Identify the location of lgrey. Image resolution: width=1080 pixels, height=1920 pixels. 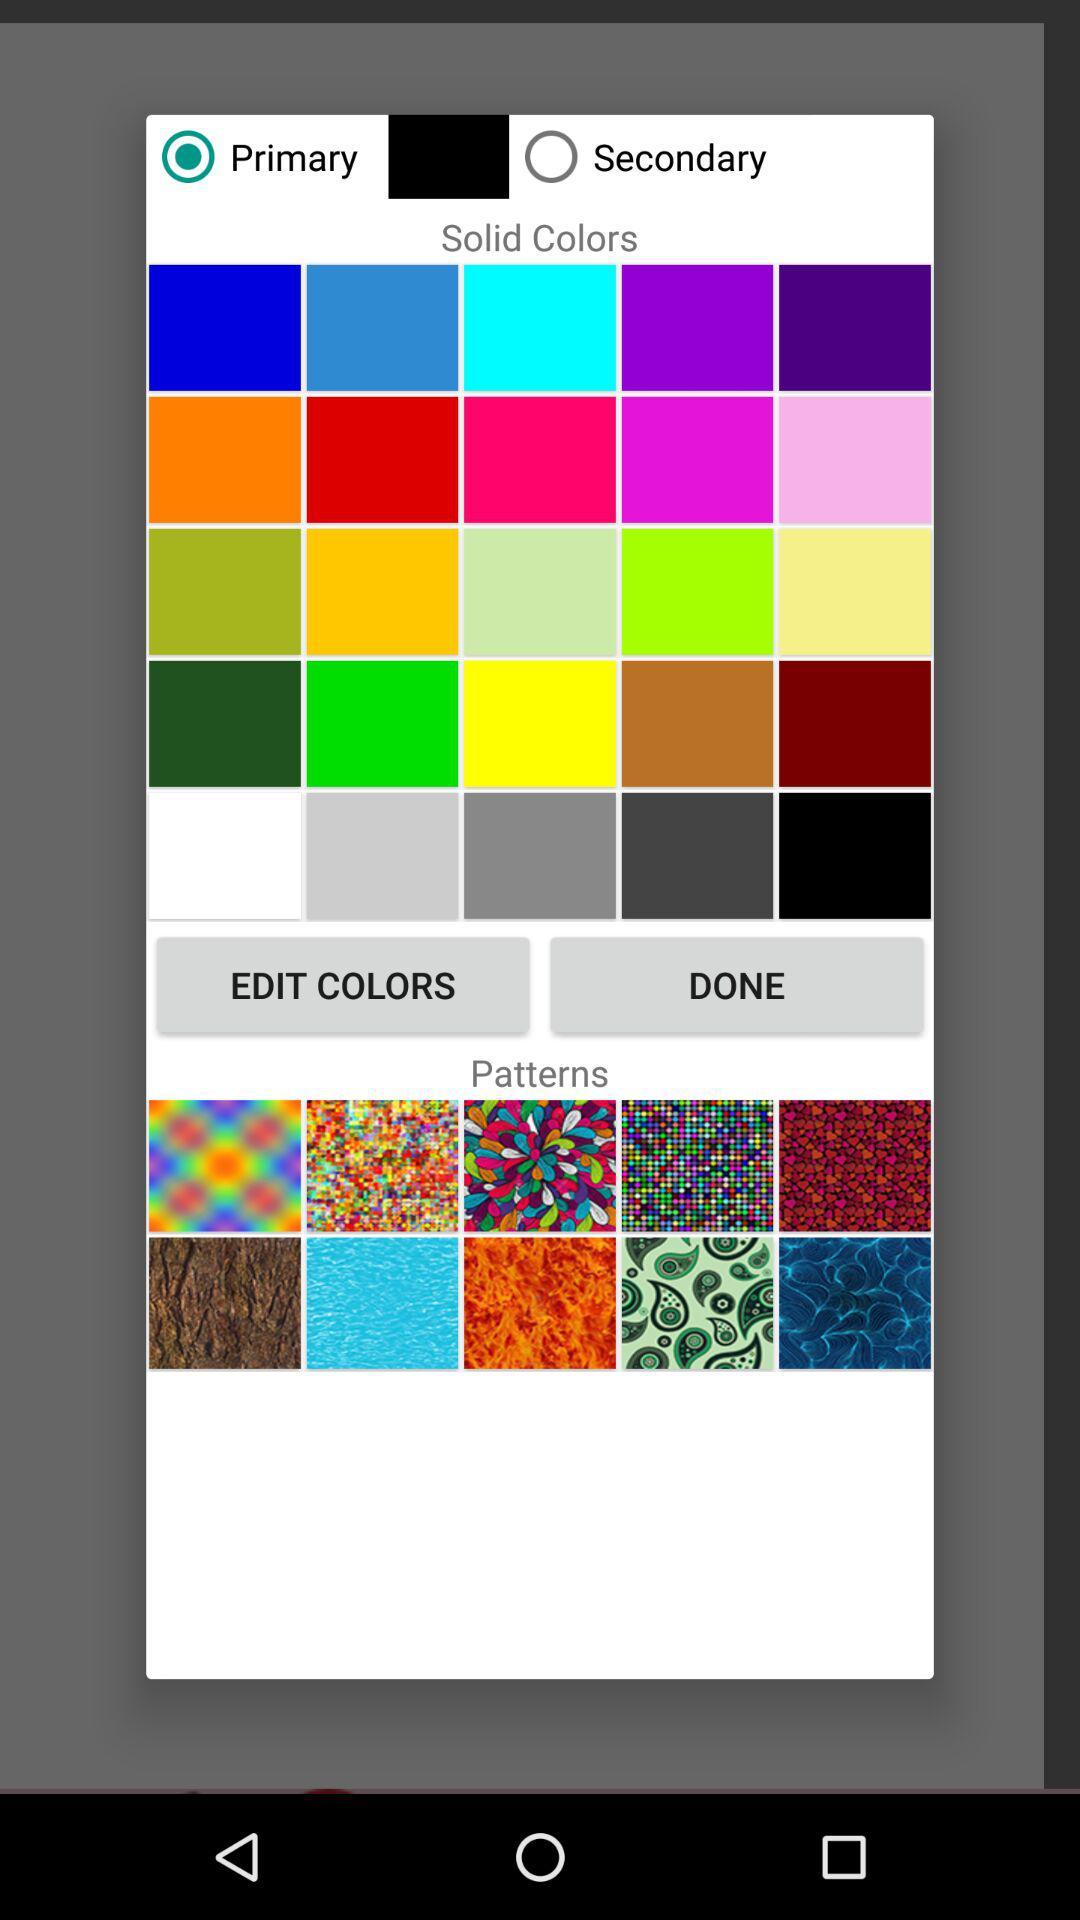
(540, 855).